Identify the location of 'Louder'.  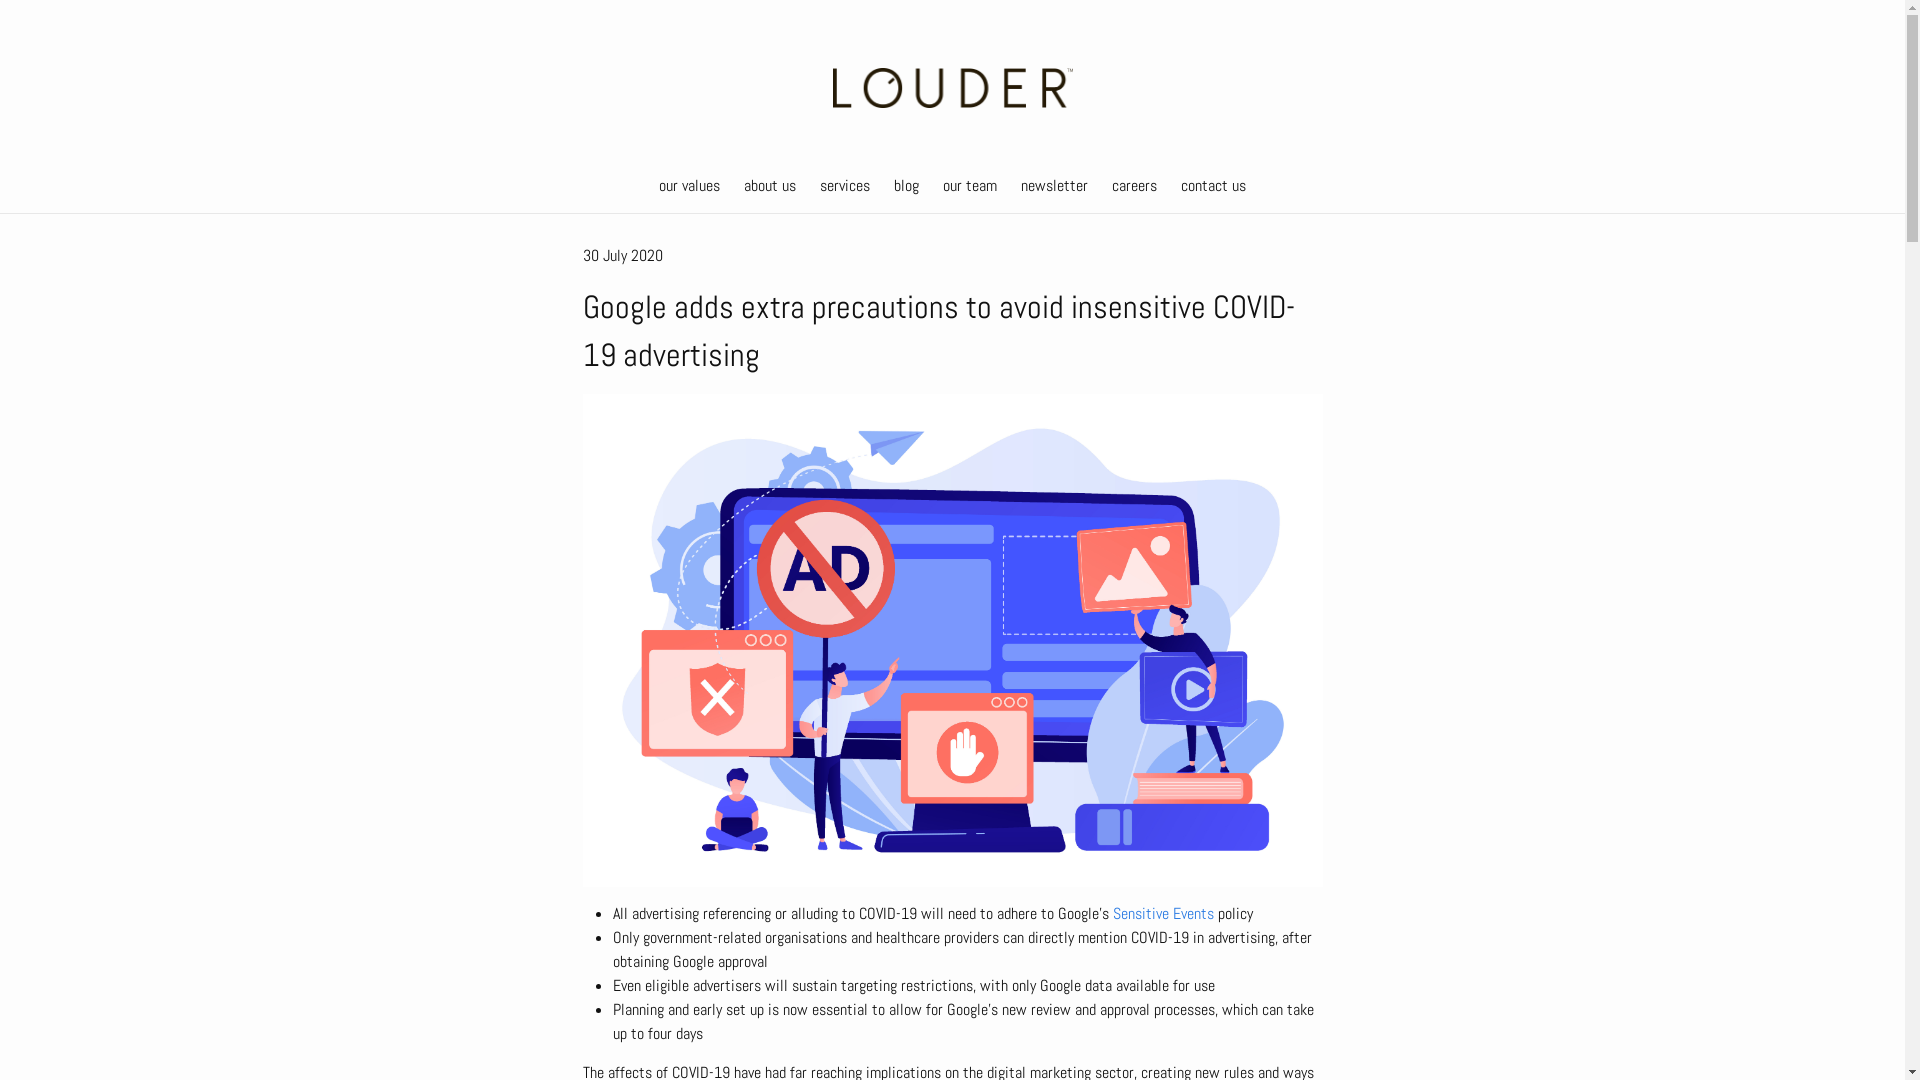
(831, 87).